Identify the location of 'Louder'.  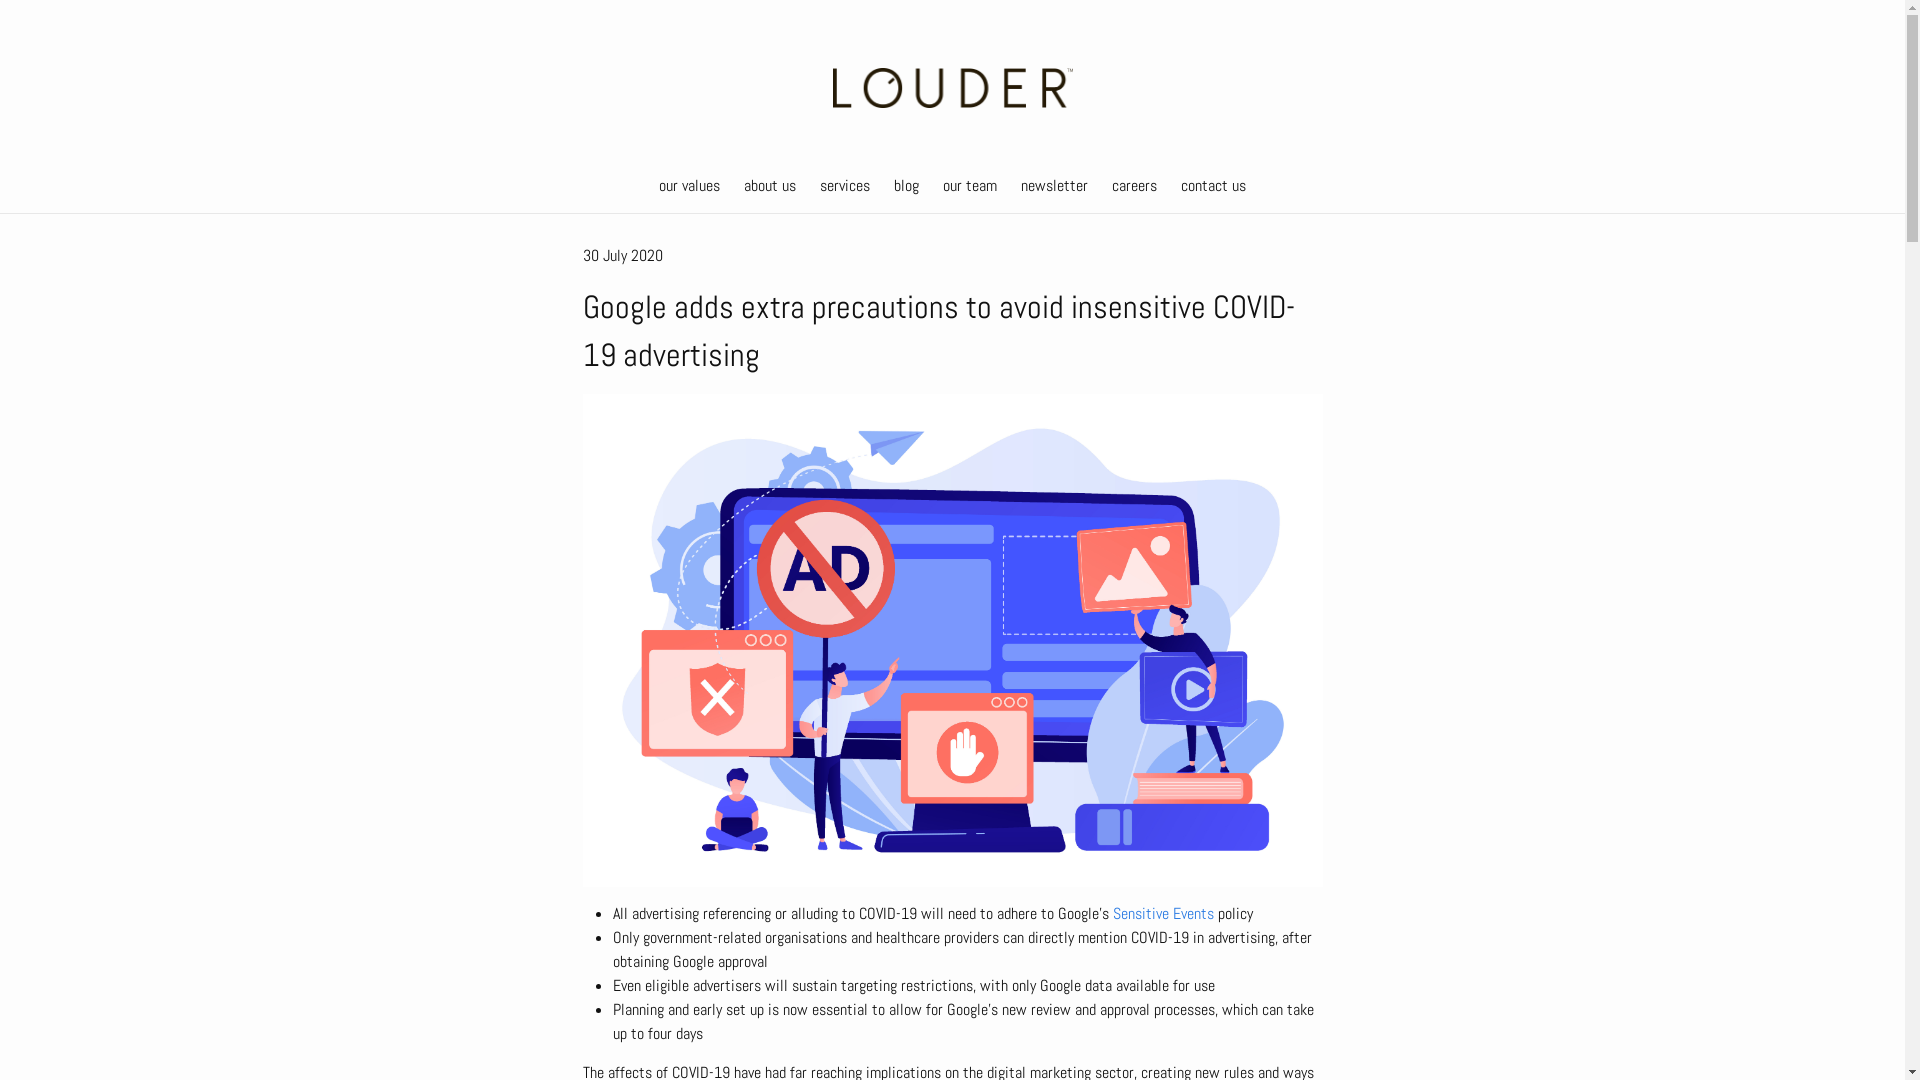
(831, 87).